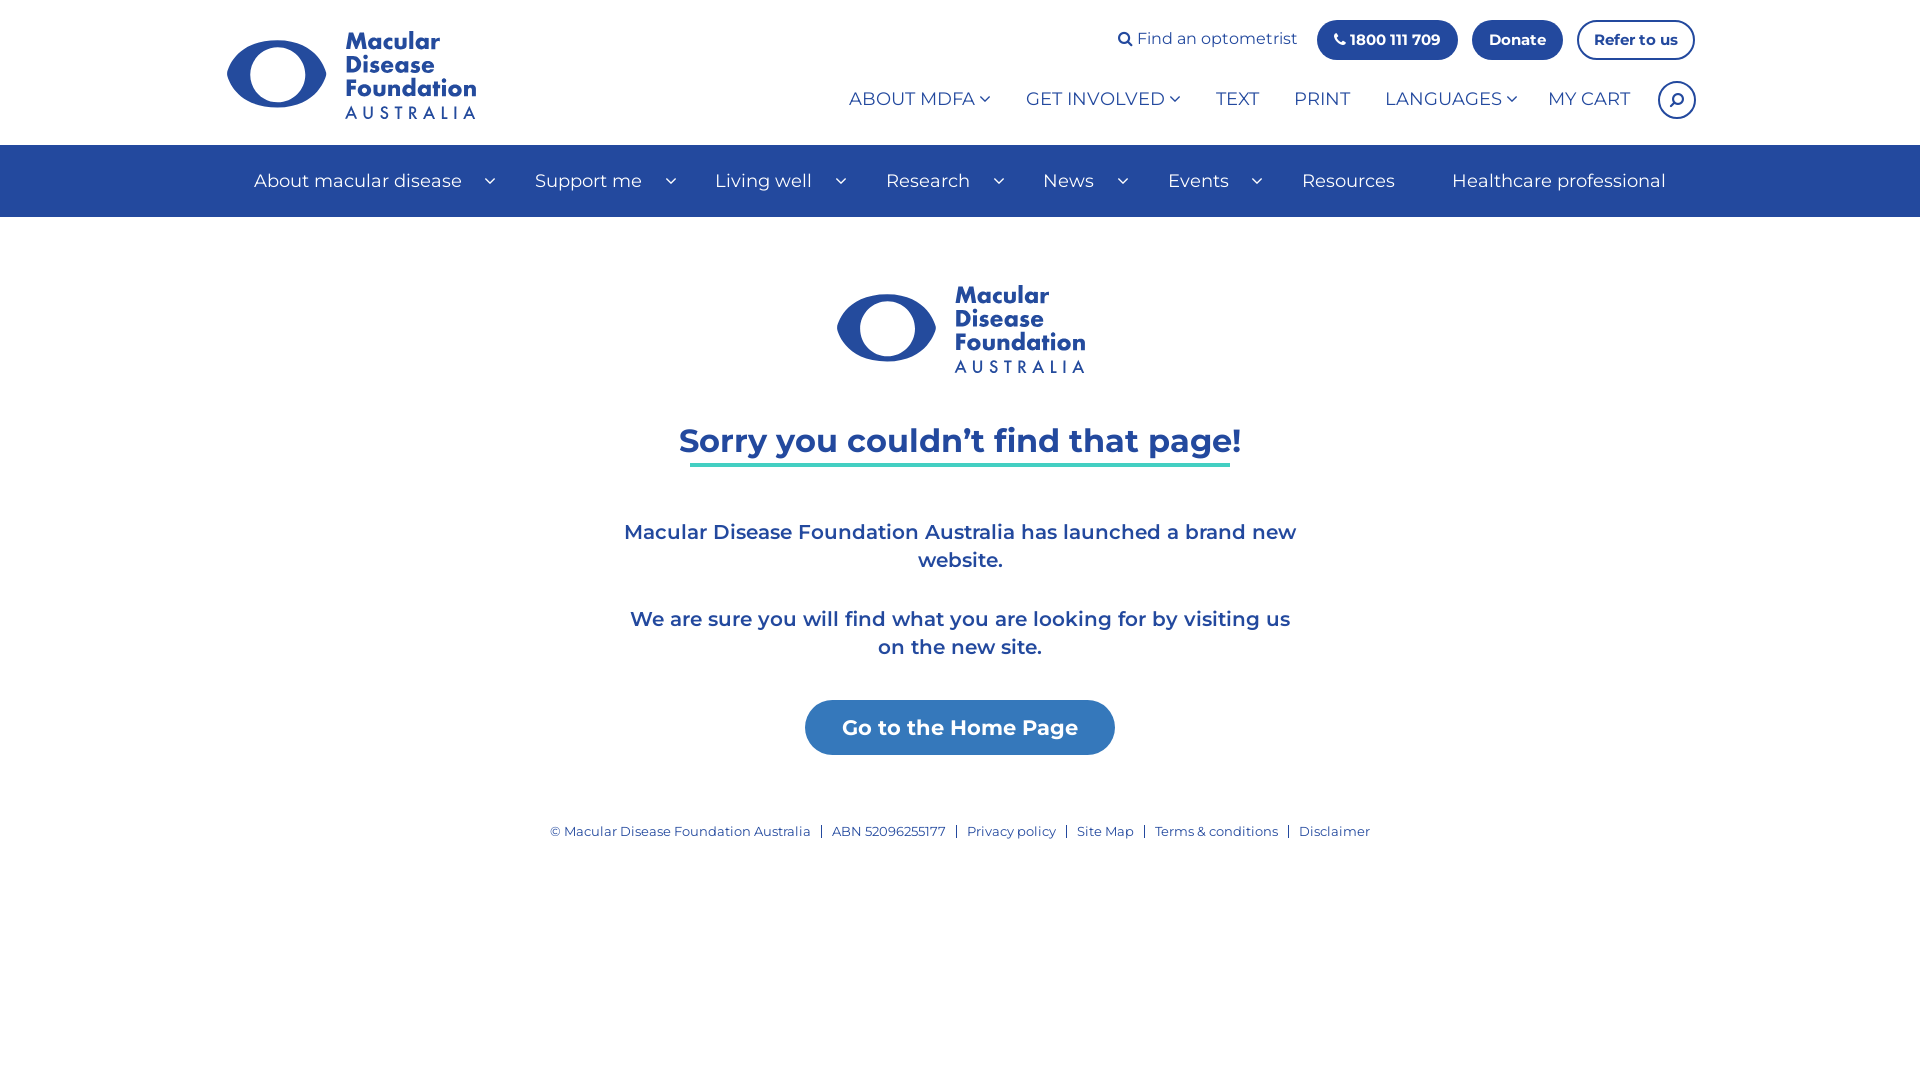 The height and width of the screenshot is (1080, 1920). I want to click on 'Resources', so click(1348, 181).